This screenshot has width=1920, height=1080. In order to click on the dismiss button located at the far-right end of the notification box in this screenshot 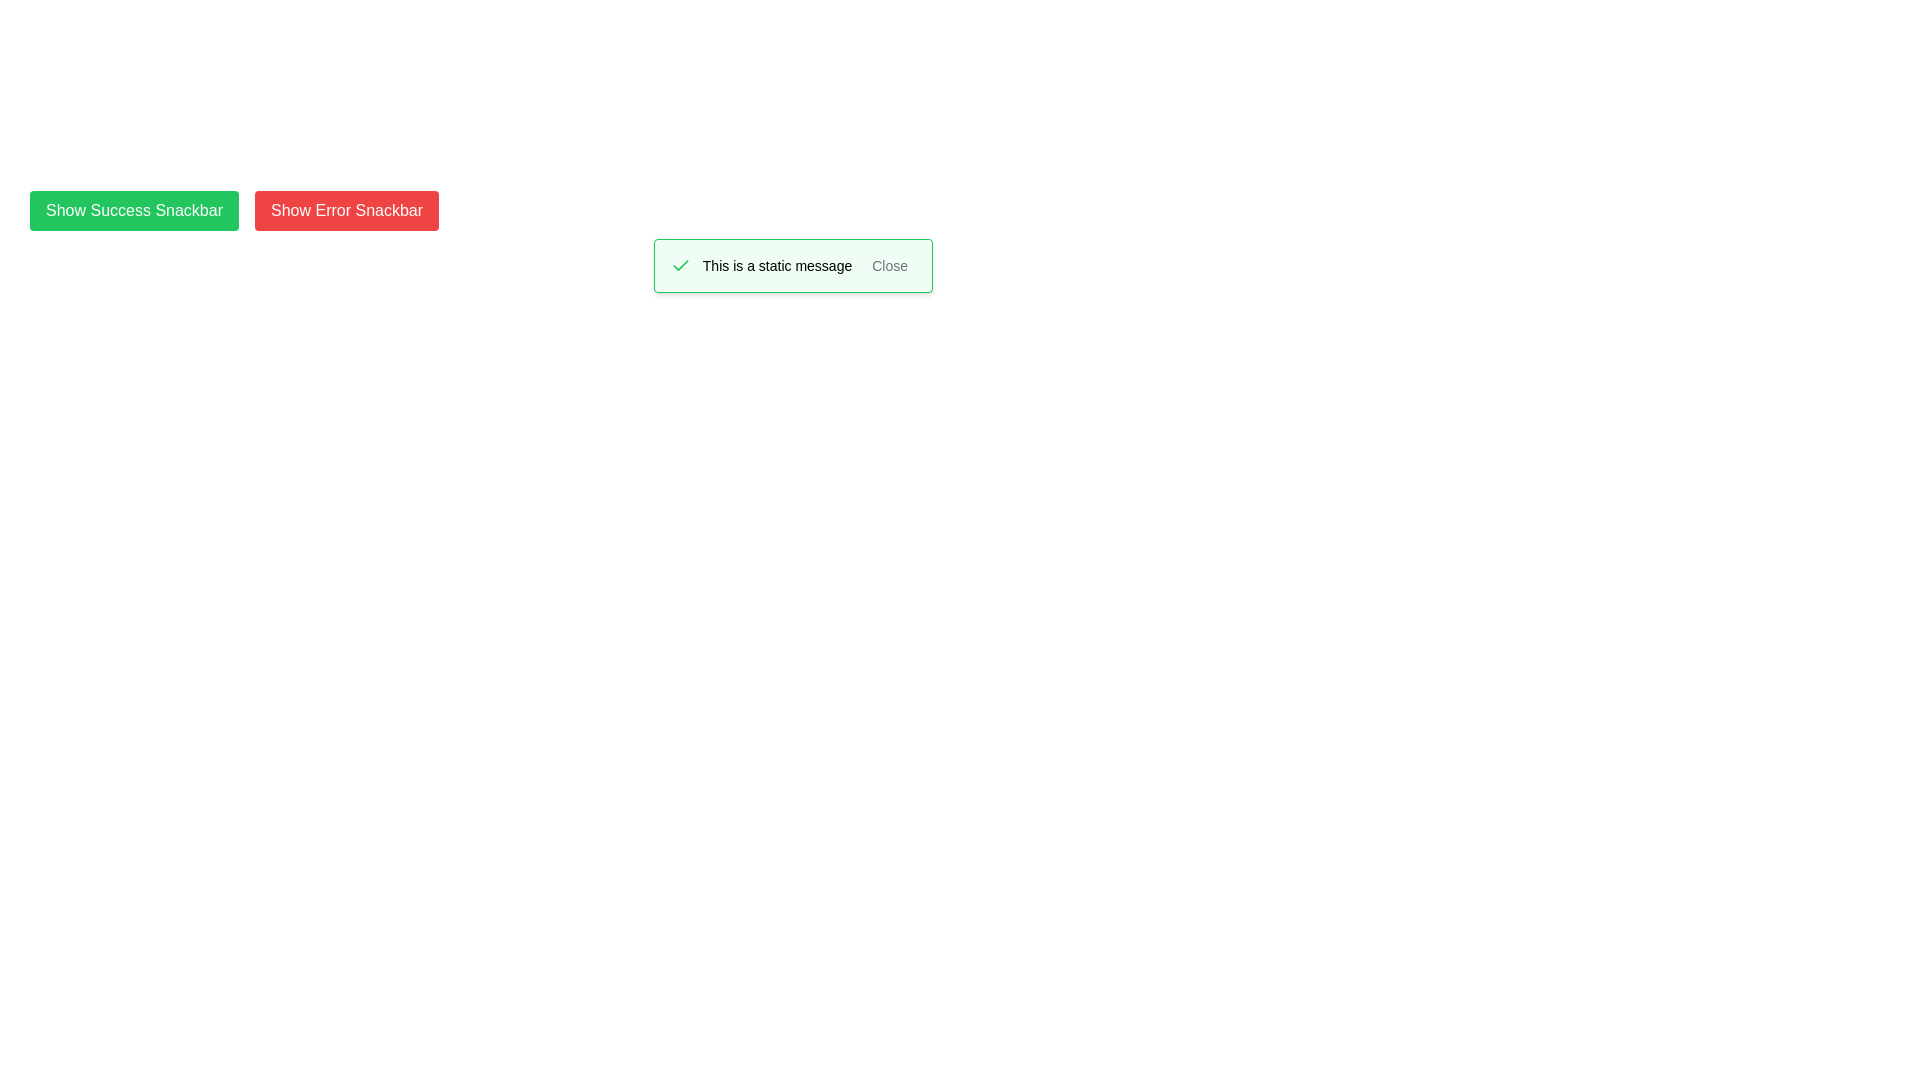, I will do `click(889, 265)`.